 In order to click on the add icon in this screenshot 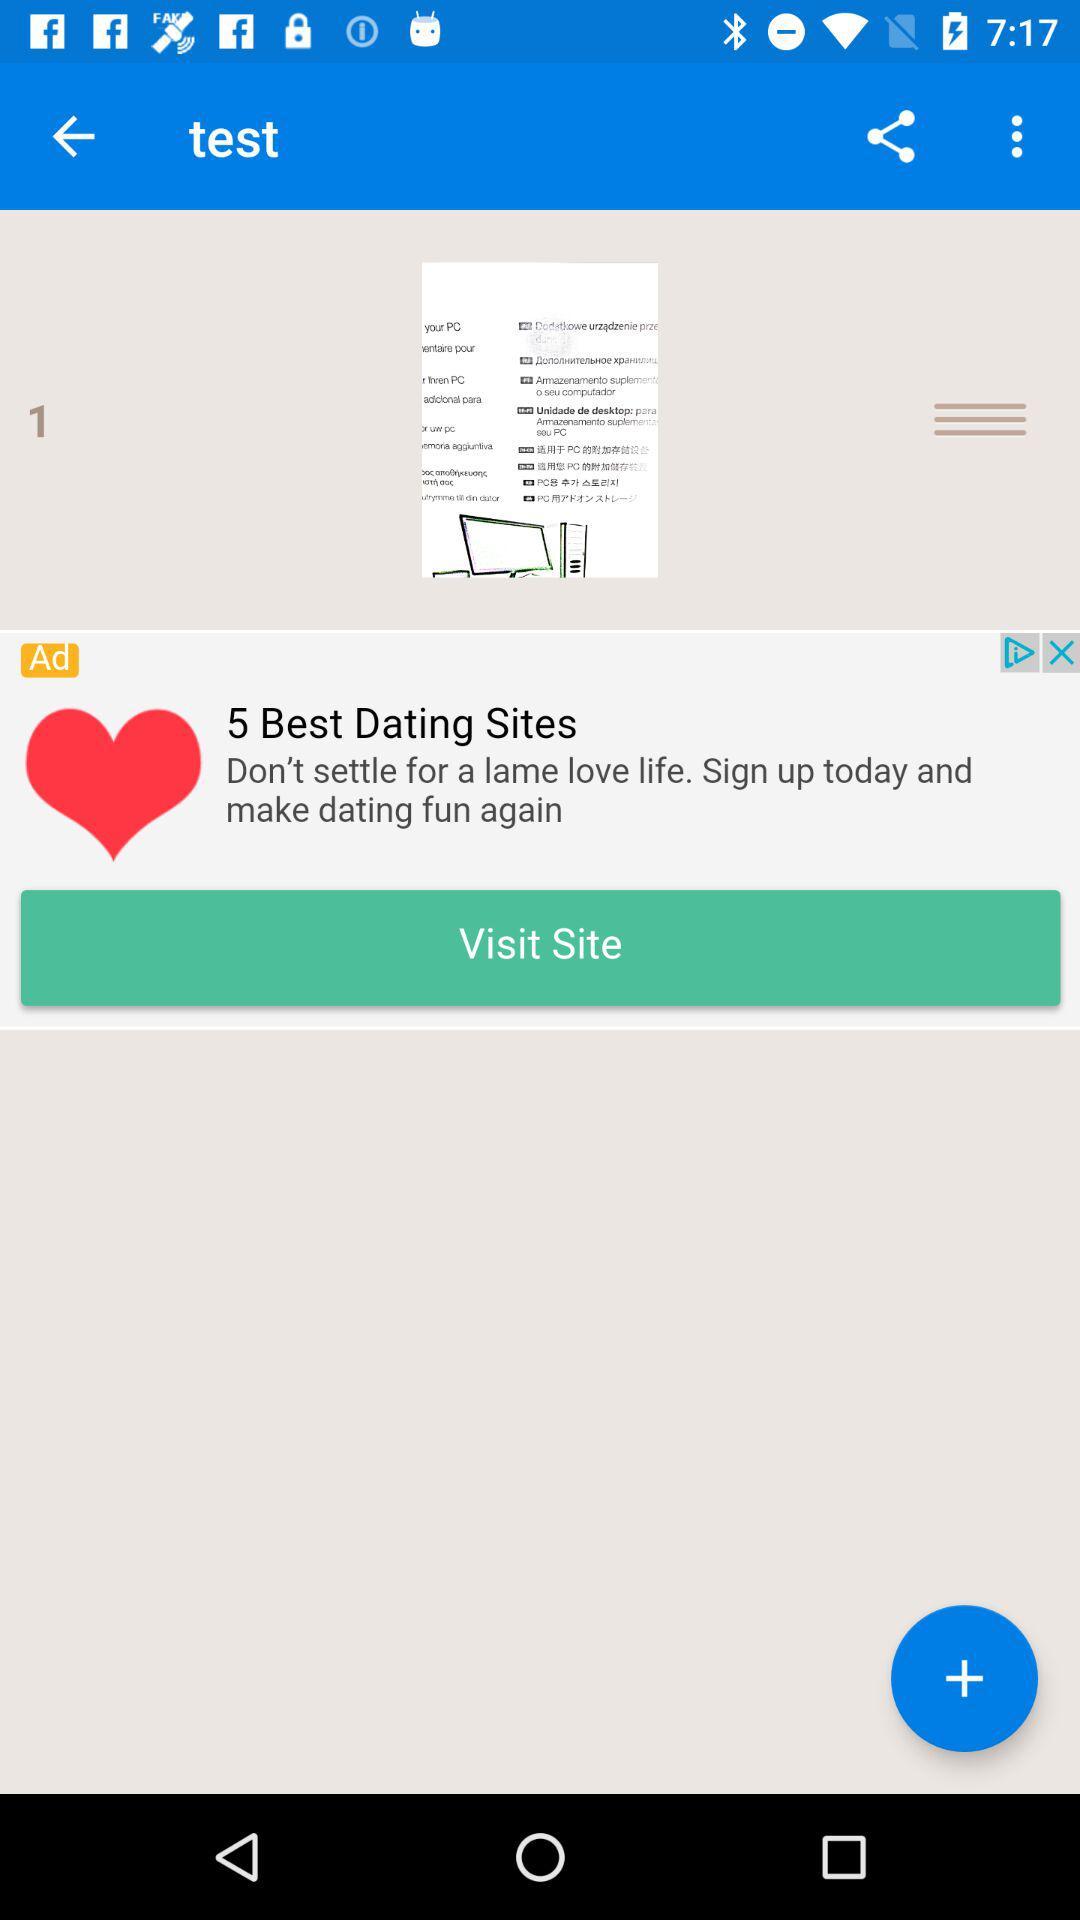, I will do `click(963, 1678)`.